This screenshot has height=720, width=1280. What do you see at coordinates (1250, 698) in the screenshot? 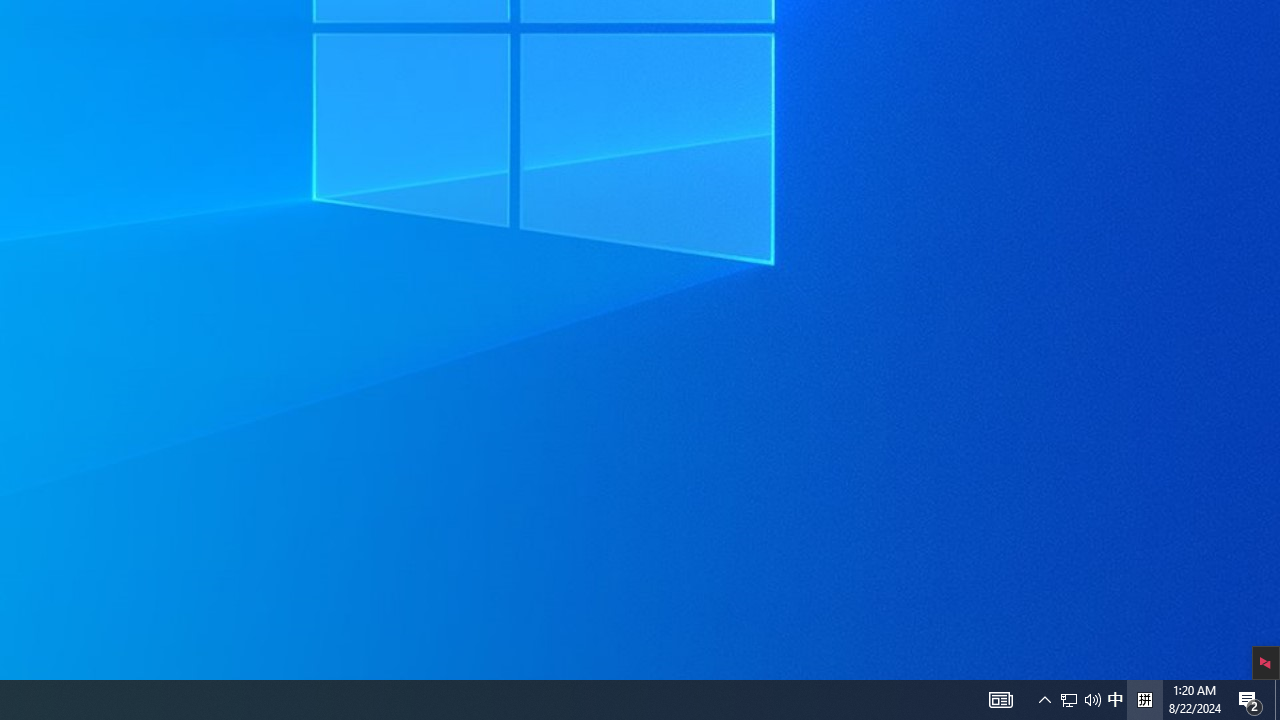
I see `'Action Center, 2 new notifications'` at bounding box center [1250, 698].